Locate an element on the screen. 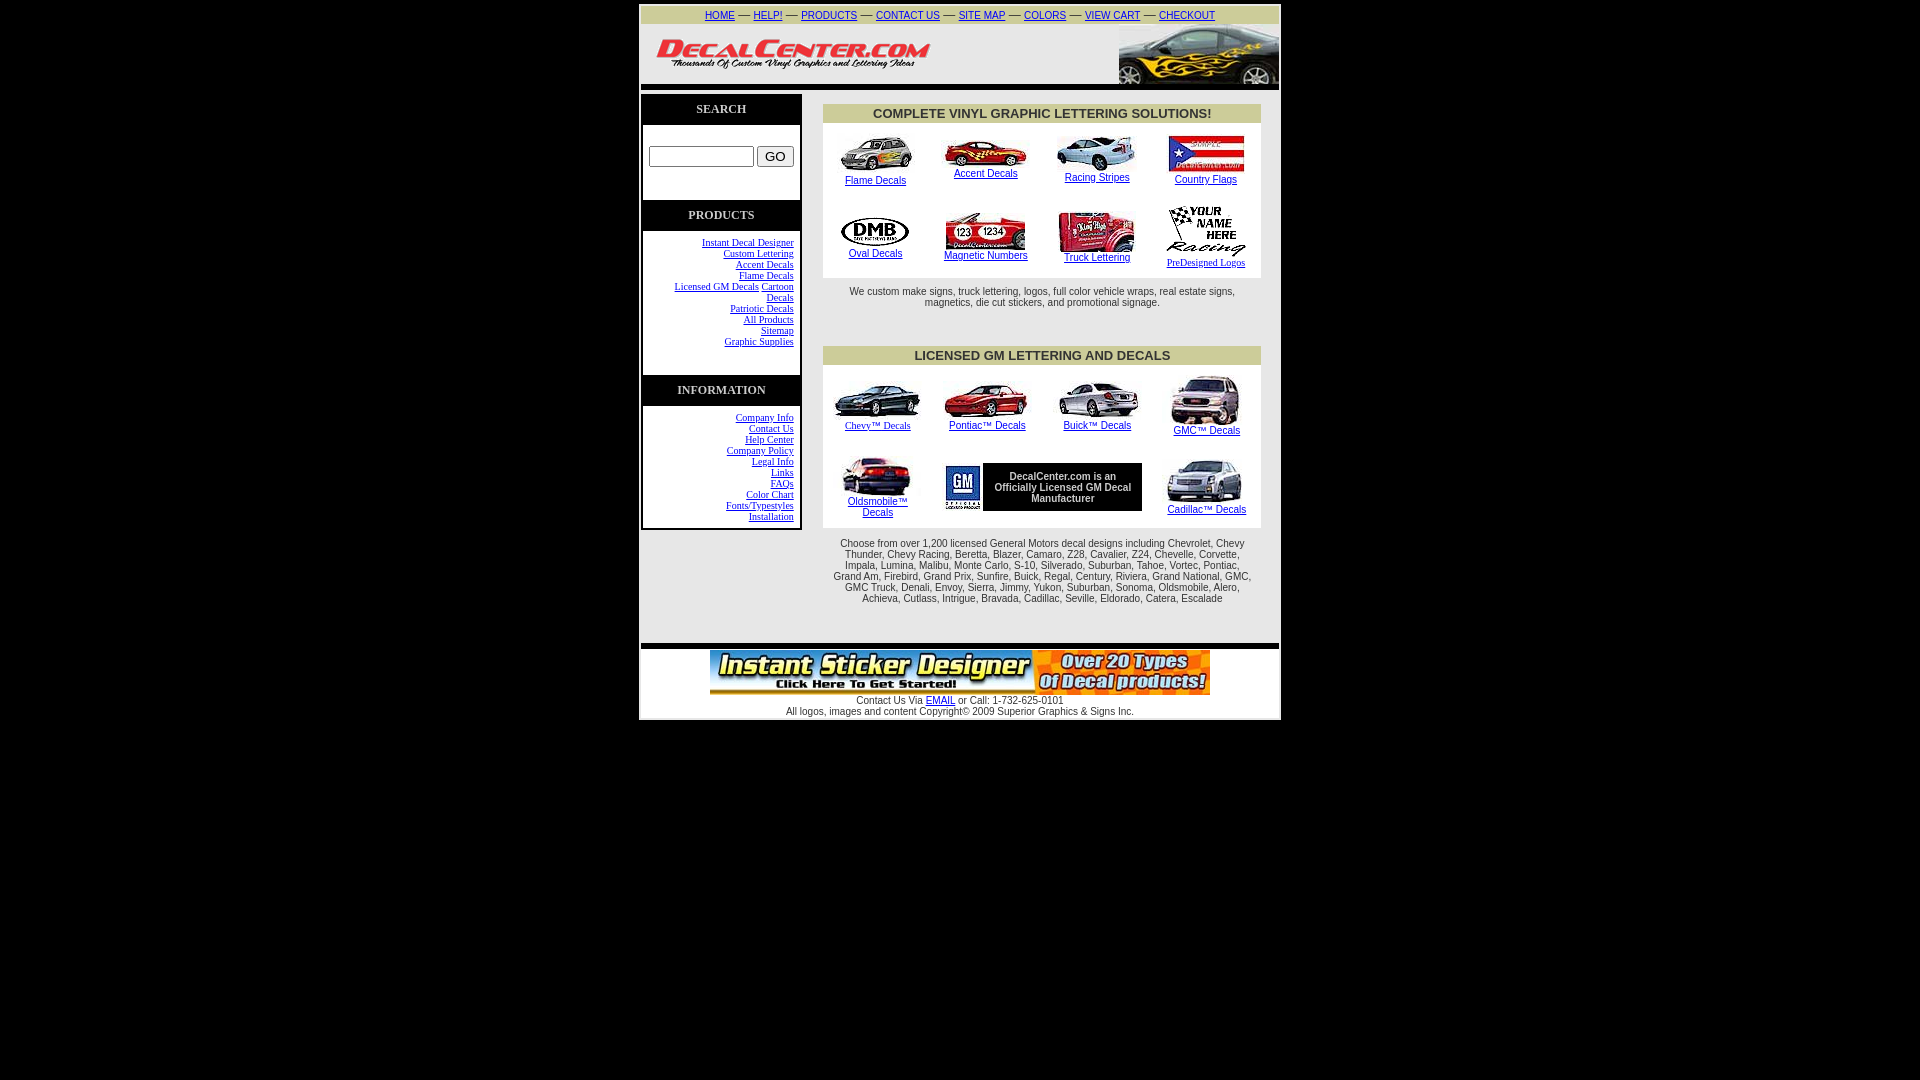  'Color Chart' is located at coordinates (768, 494).